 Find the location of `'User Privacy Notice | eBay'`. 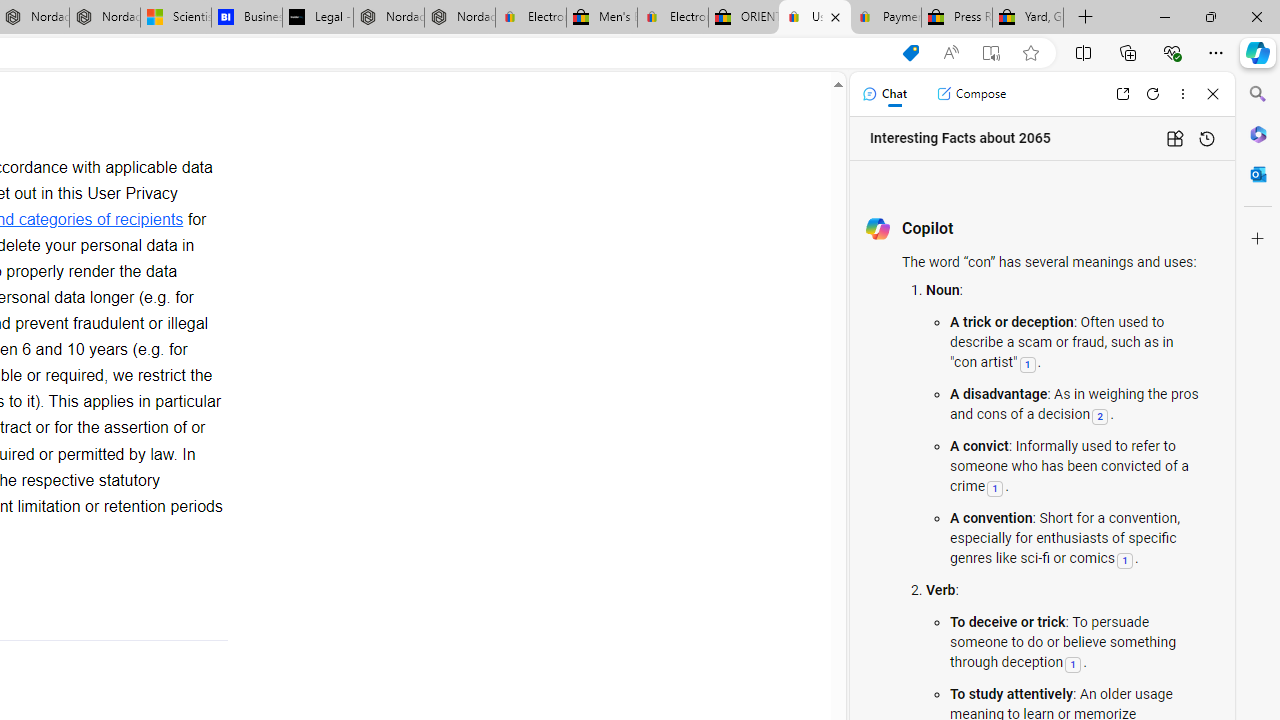

'User Privacy Notice | eBay' is located at coordinates (814, 17).